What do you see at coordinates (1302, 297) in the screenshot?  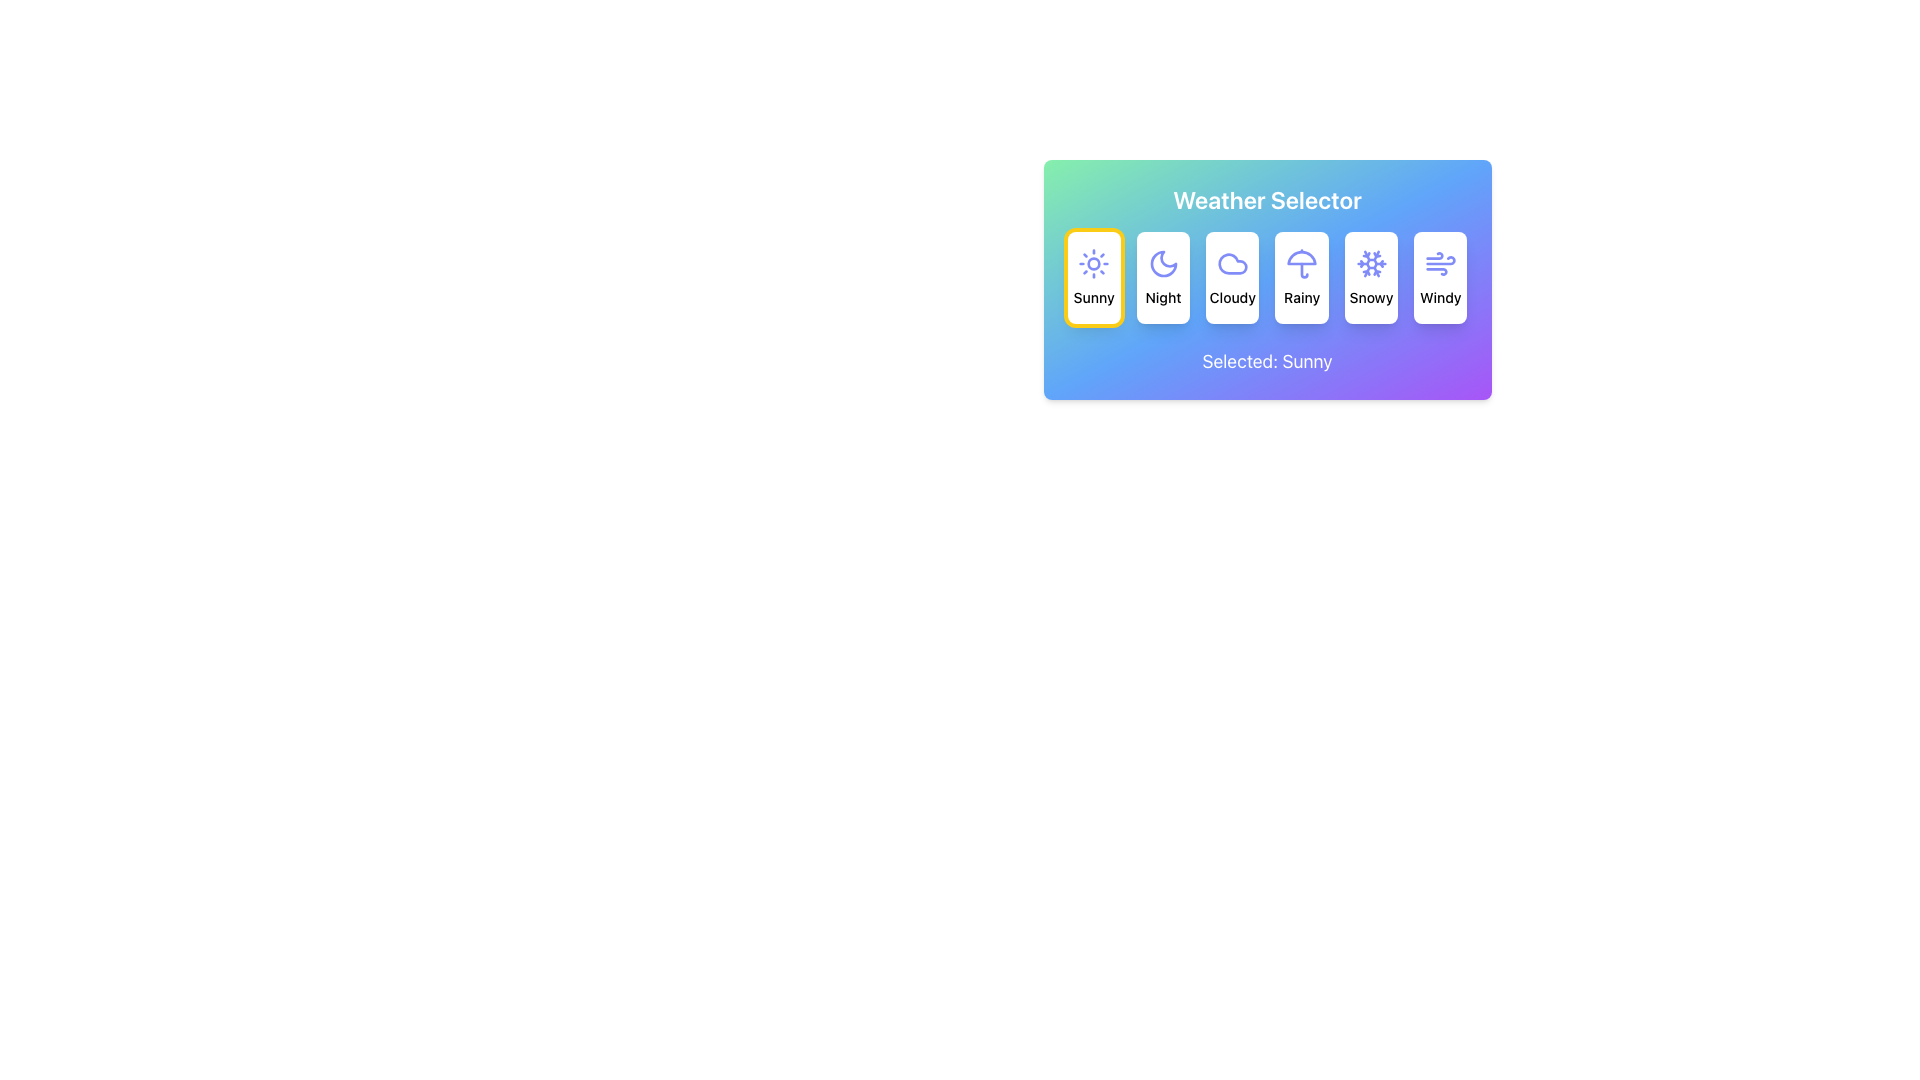 I see `the text label that displays 'Rainy', which is the fourth selectable option in the horizontal weather selector interface, positioned below an umbrella icon` at bounding box center [1302, 297].